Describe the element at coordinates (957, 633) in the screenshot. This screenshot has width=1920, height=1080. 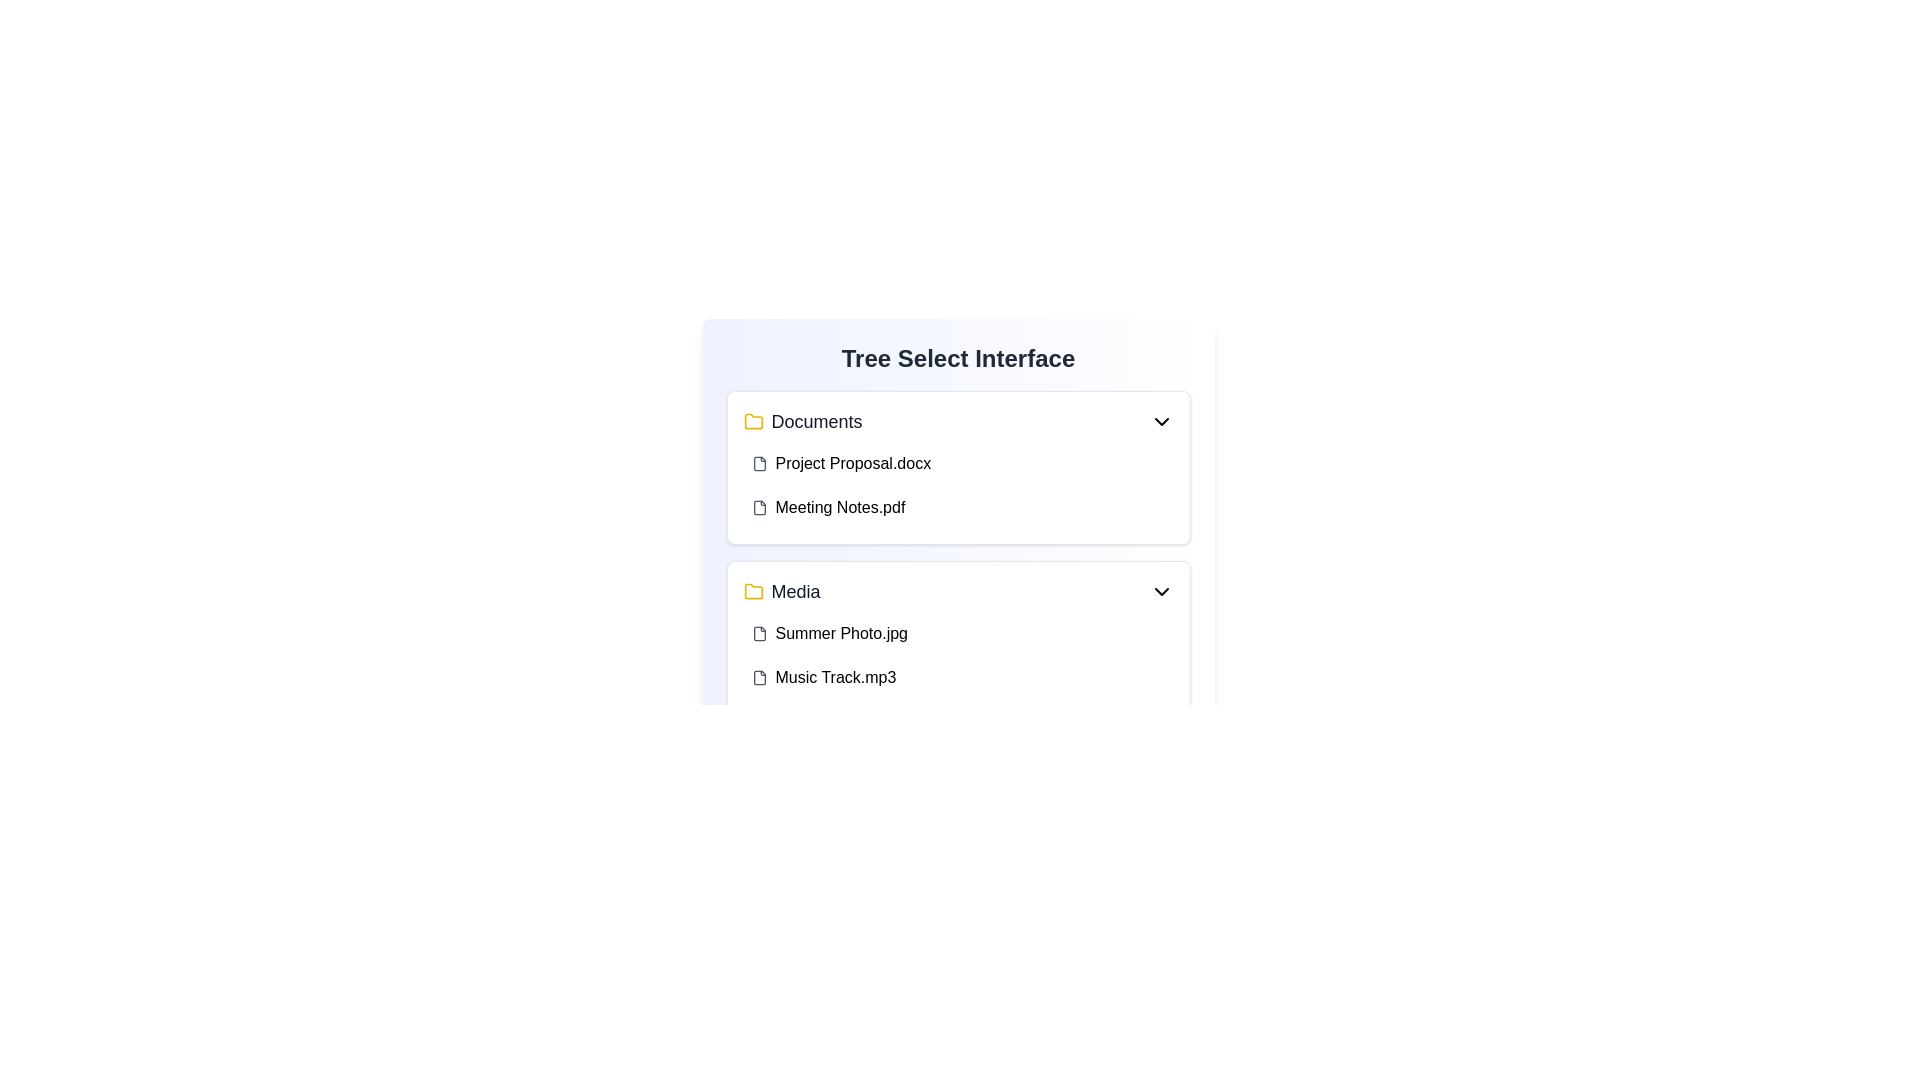
I see `the first list item labeled 'Summer Photo.jpg'` at that location.